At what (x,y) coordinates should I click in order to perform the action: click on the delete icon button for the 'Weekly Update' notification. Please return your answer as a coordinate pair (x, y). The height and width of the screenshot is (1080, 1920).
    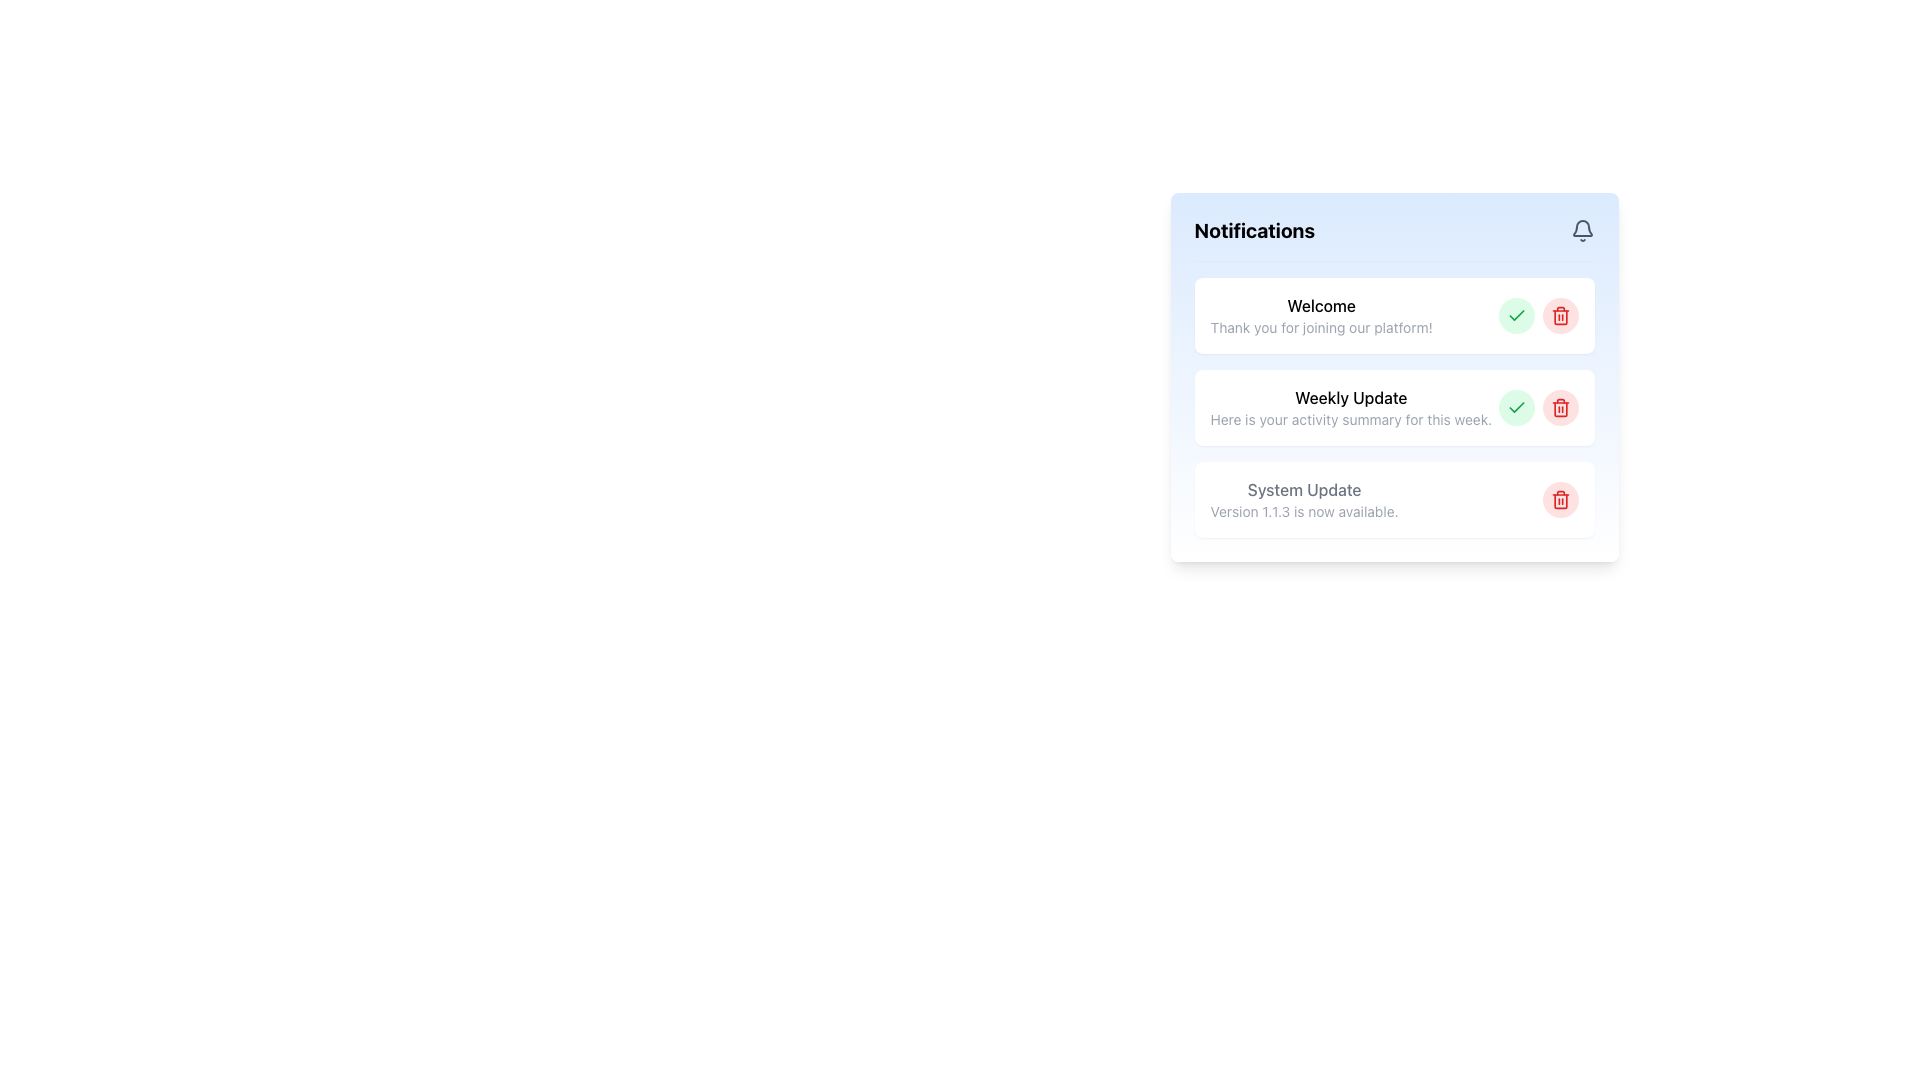
    Looking at the image, I should click on (1559, 407).